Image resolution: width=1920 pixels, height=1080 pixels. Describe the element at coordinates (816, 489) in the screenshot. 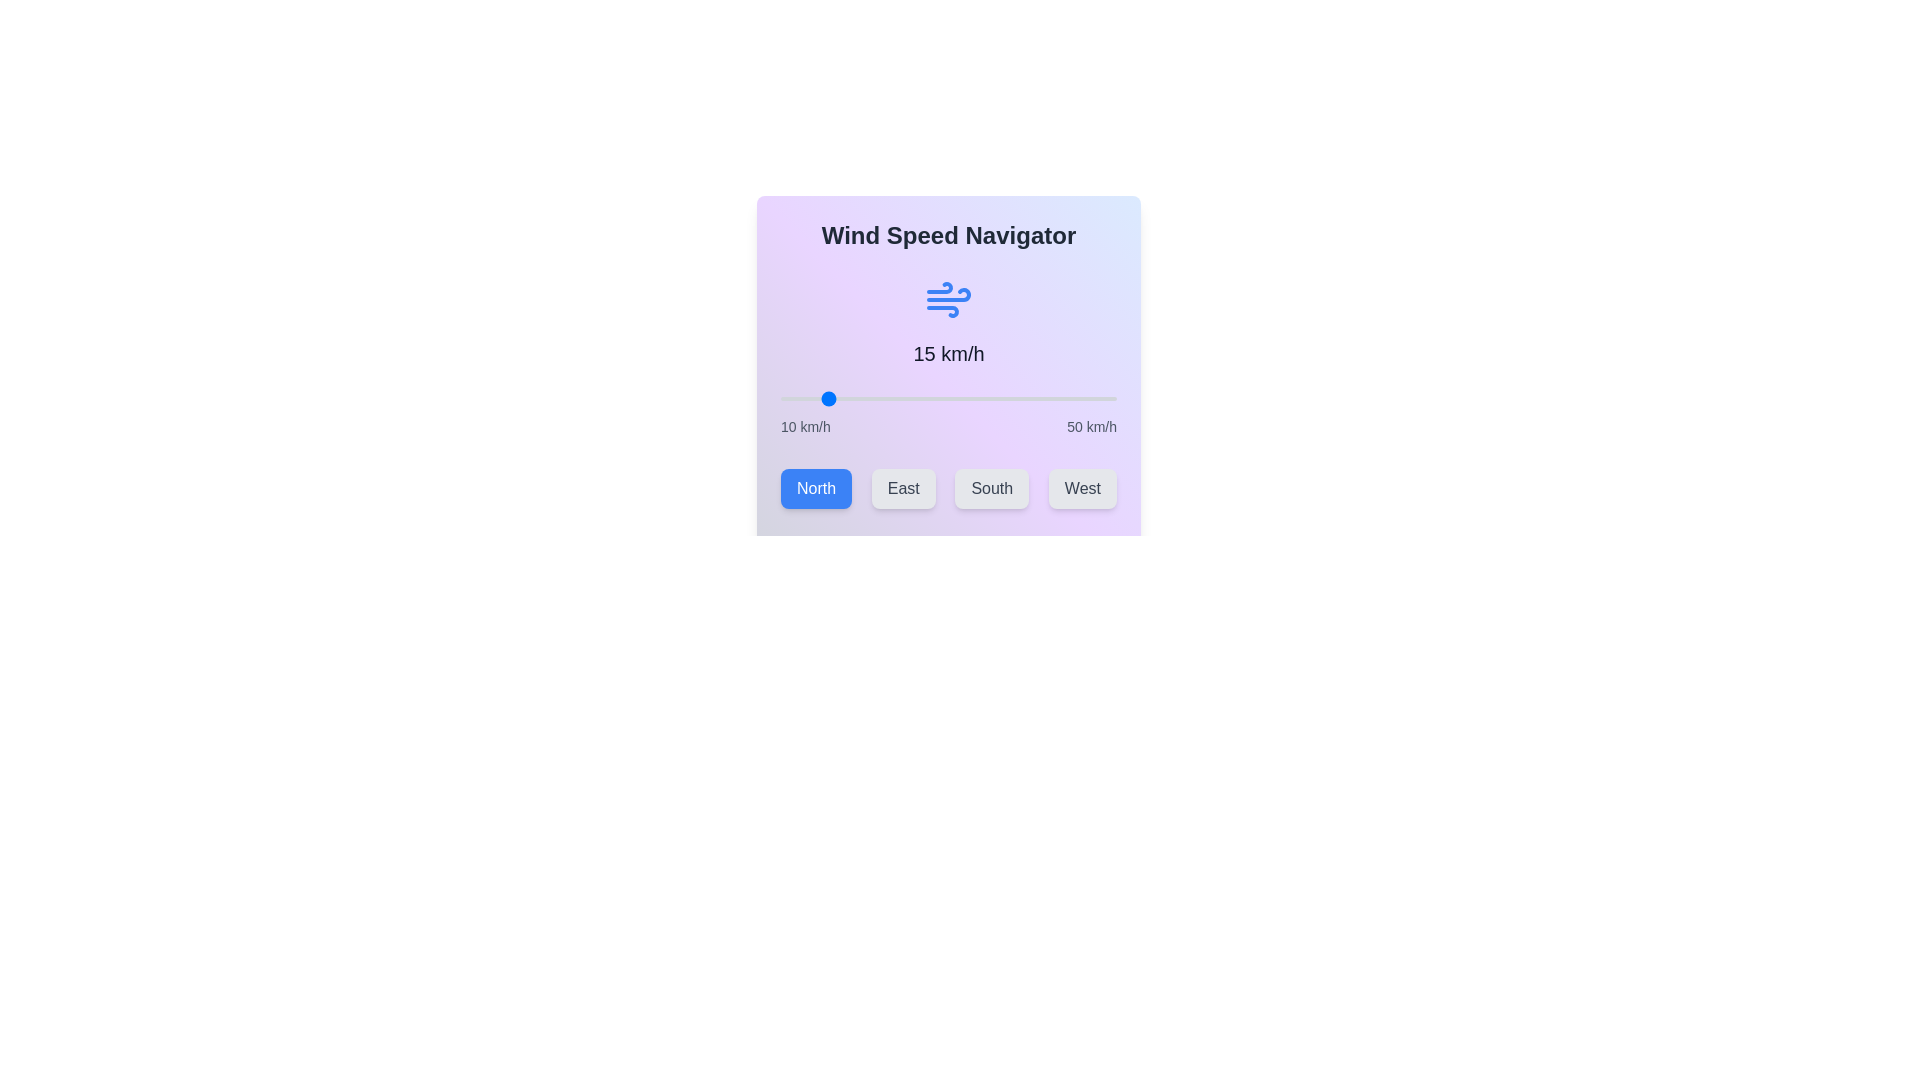

I see `the North button to select the wind direction` at that location.